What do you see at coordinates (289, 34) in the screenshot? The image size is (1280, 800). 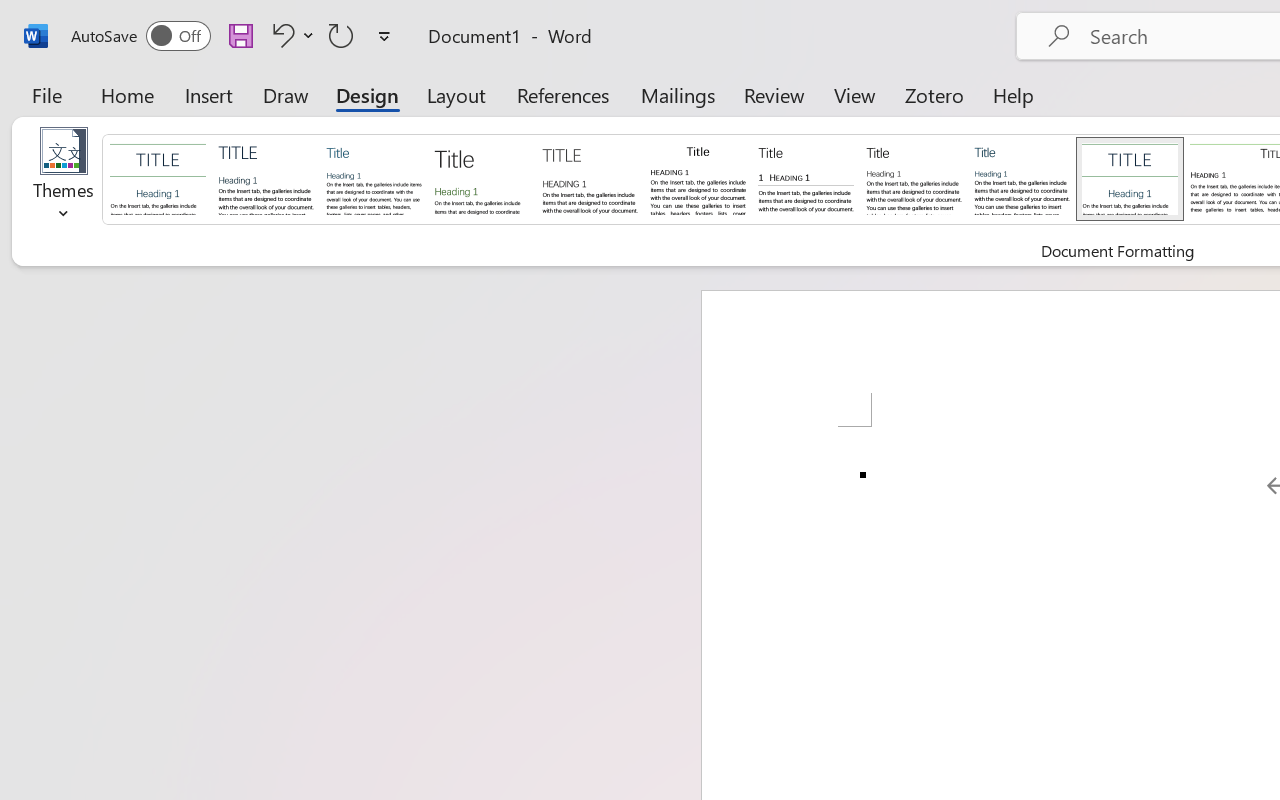 I see `'Undo Apply Quick Style Set'` at bounding box center [289, 34].